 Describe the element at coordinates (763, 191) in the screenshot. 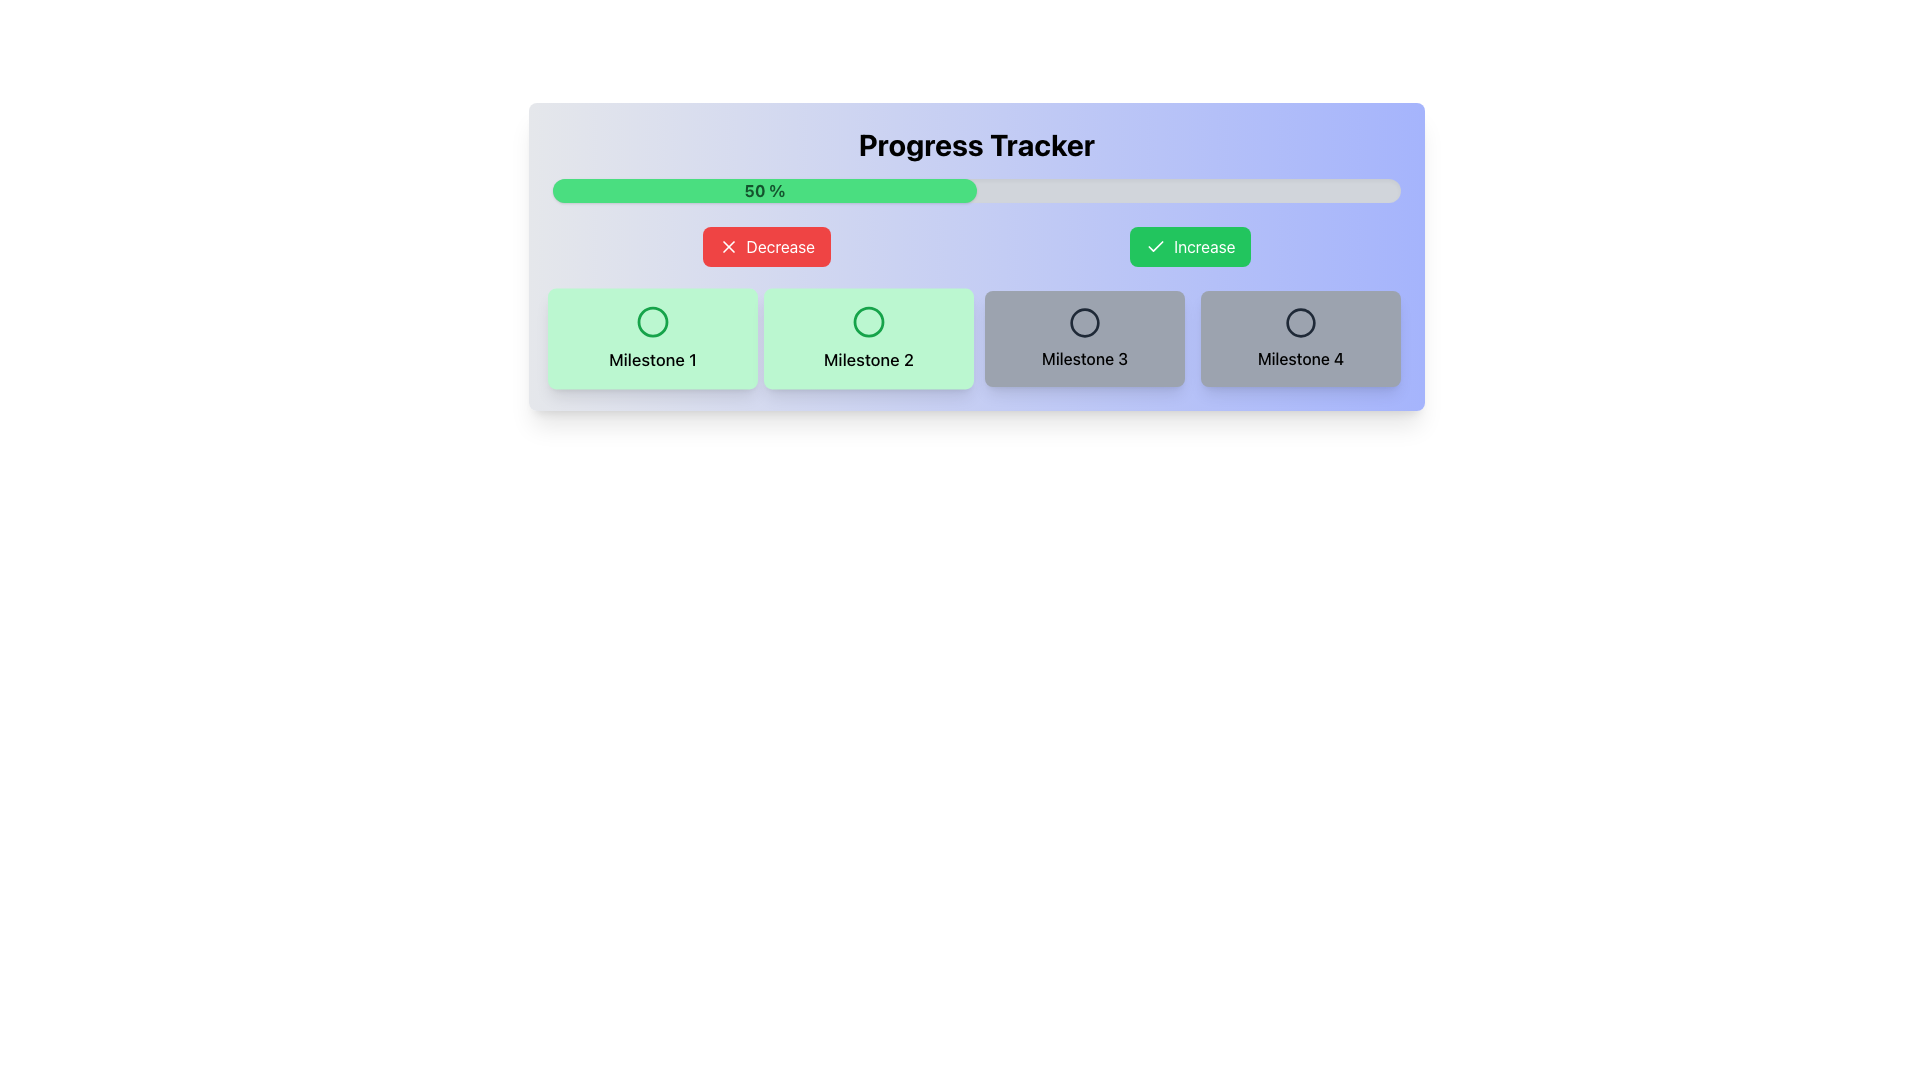

I see `percentage value displayed in the green-filled portion of the progress bar indicator, which shows '50%' in bold green font` at that location.